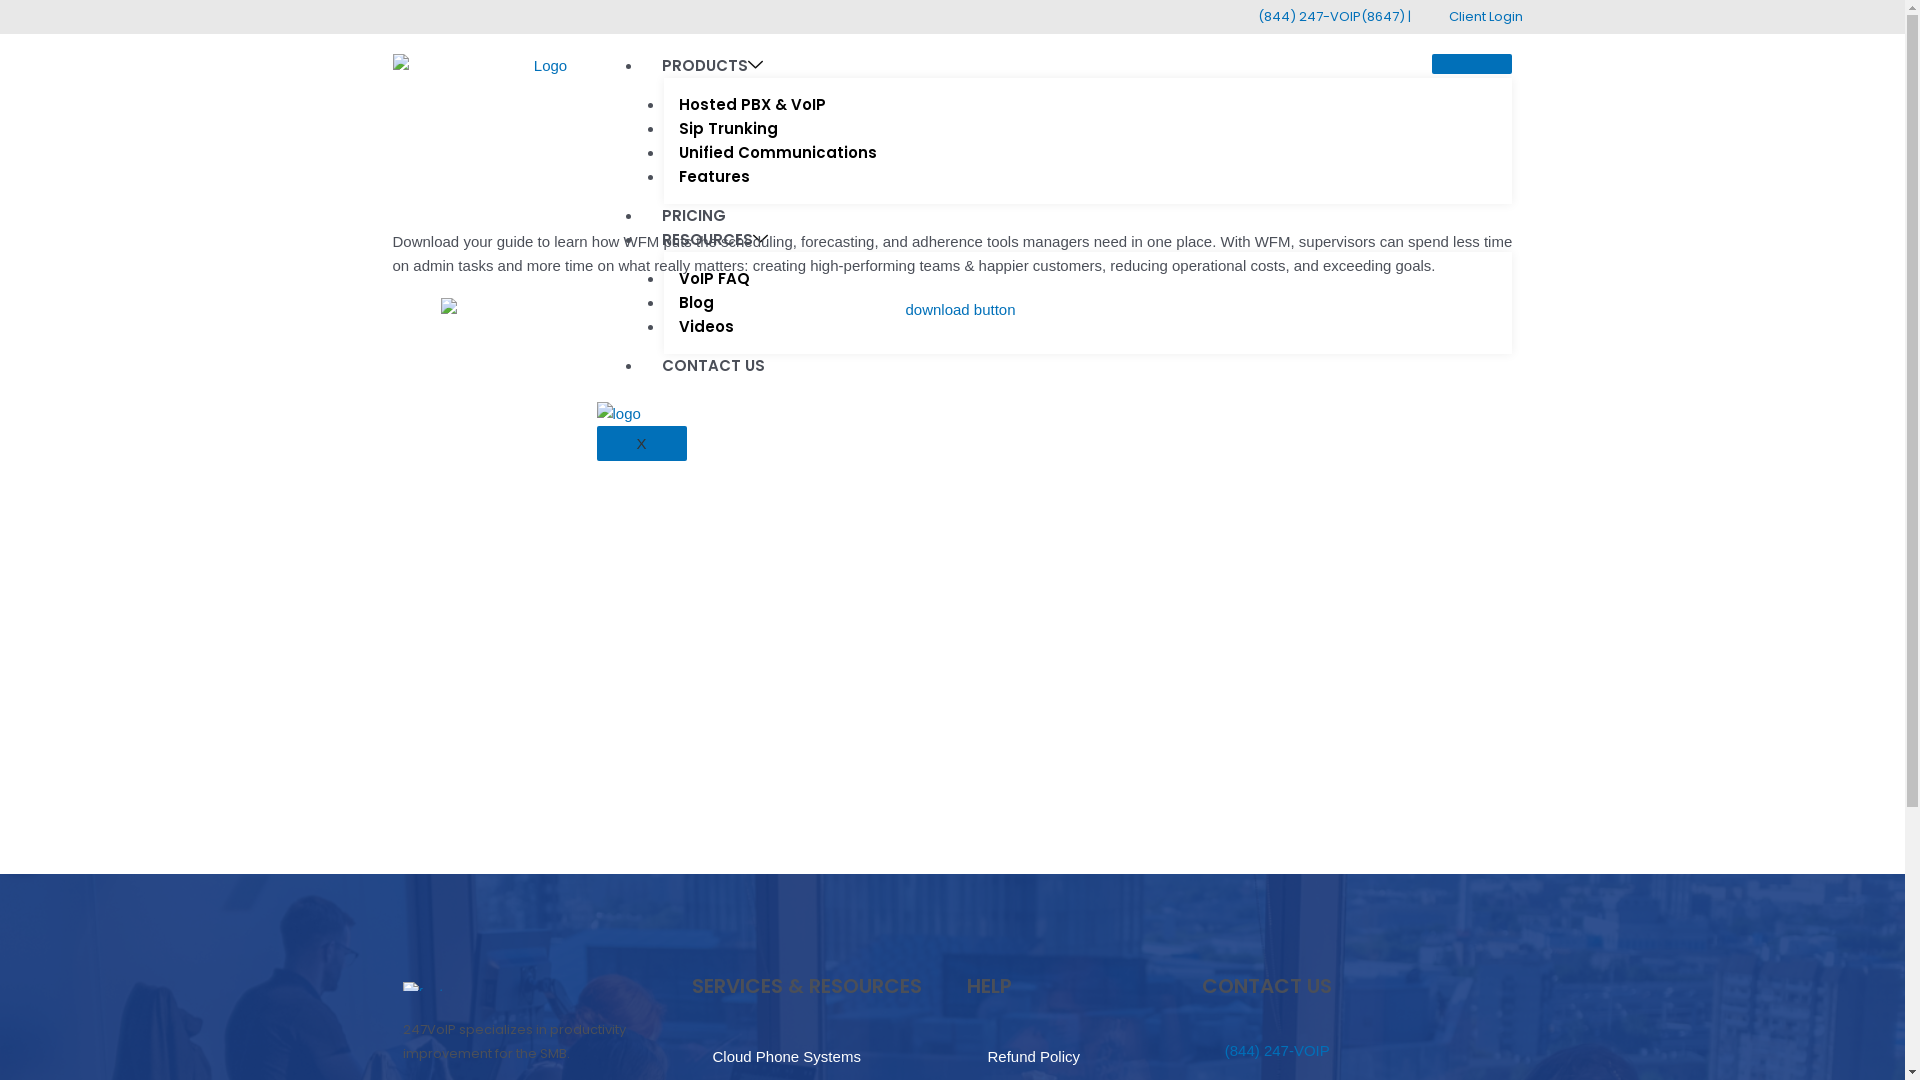  Describe the element at coordinates (785, 1055) in the screenshot. I see `'Cloud Phone Systems'` at that location.